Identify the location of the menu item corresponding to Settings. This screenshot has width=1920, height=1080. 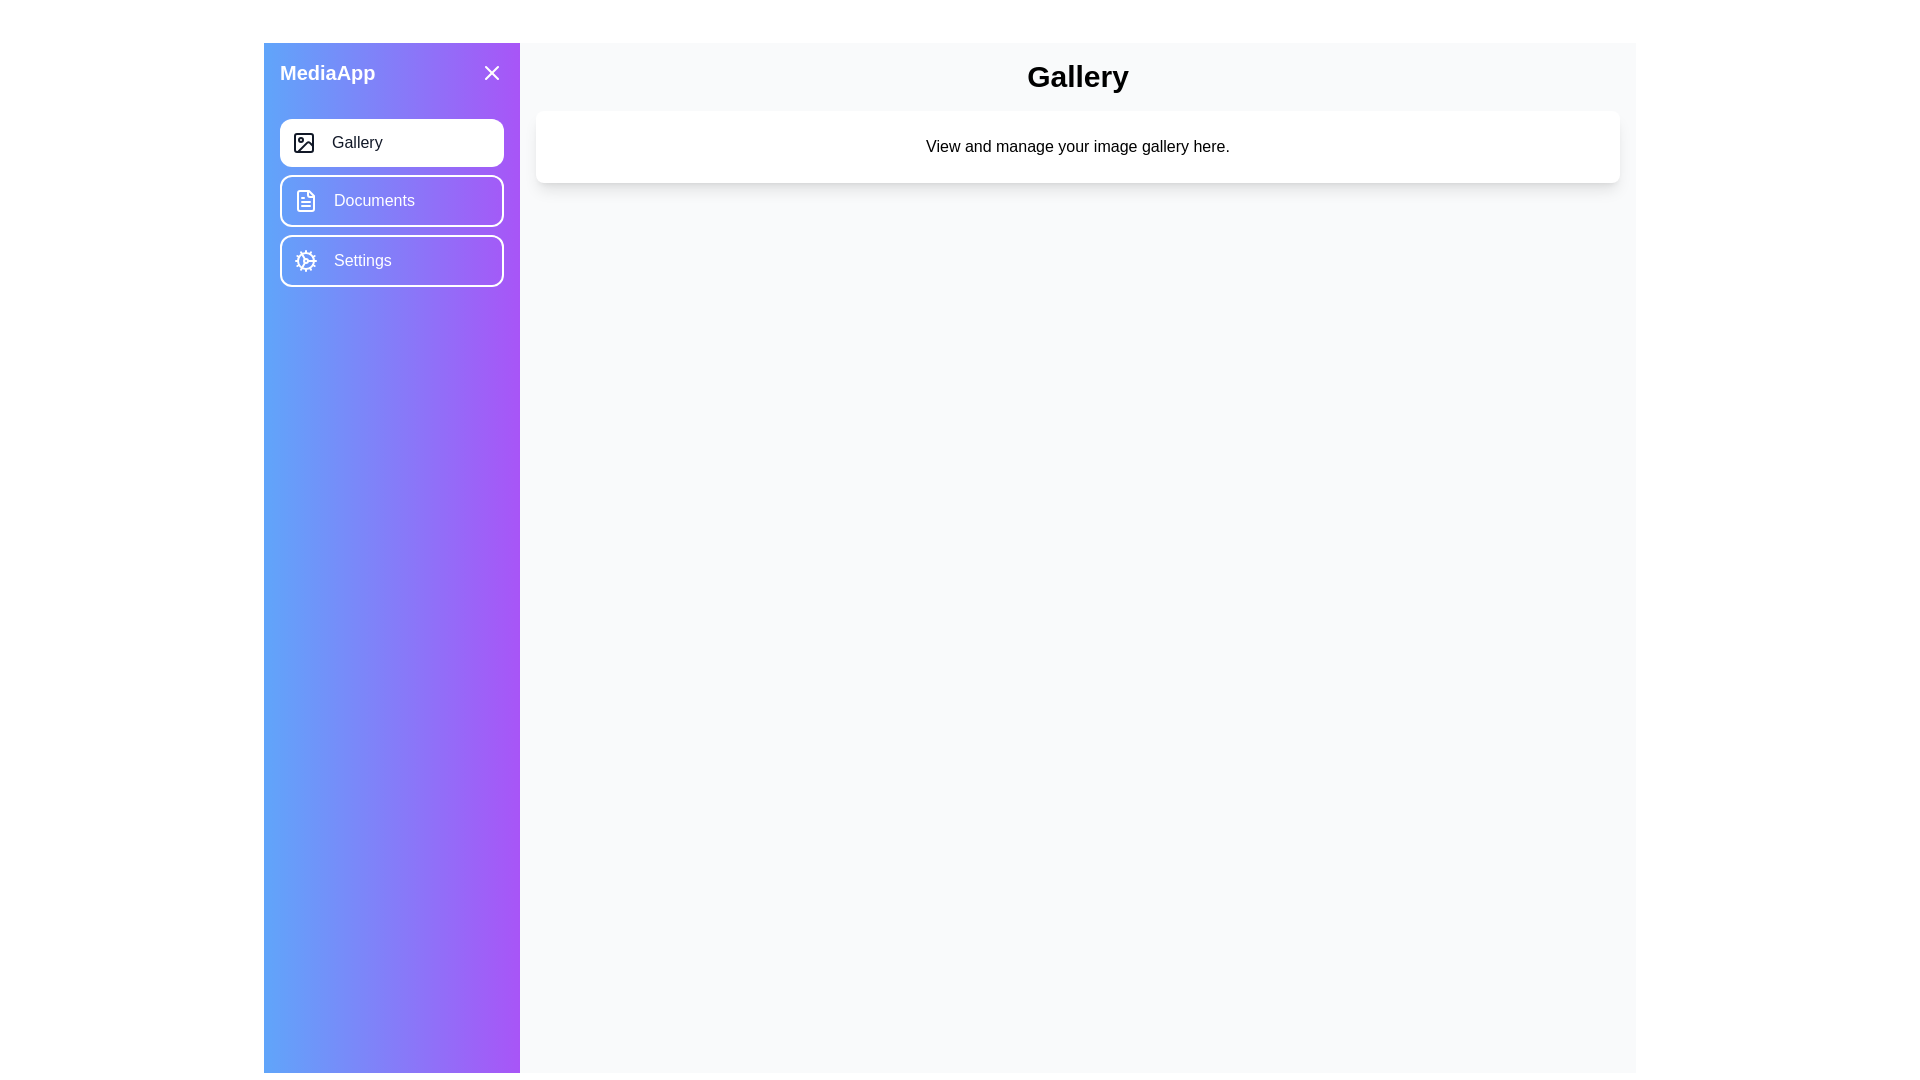
(392, 260).